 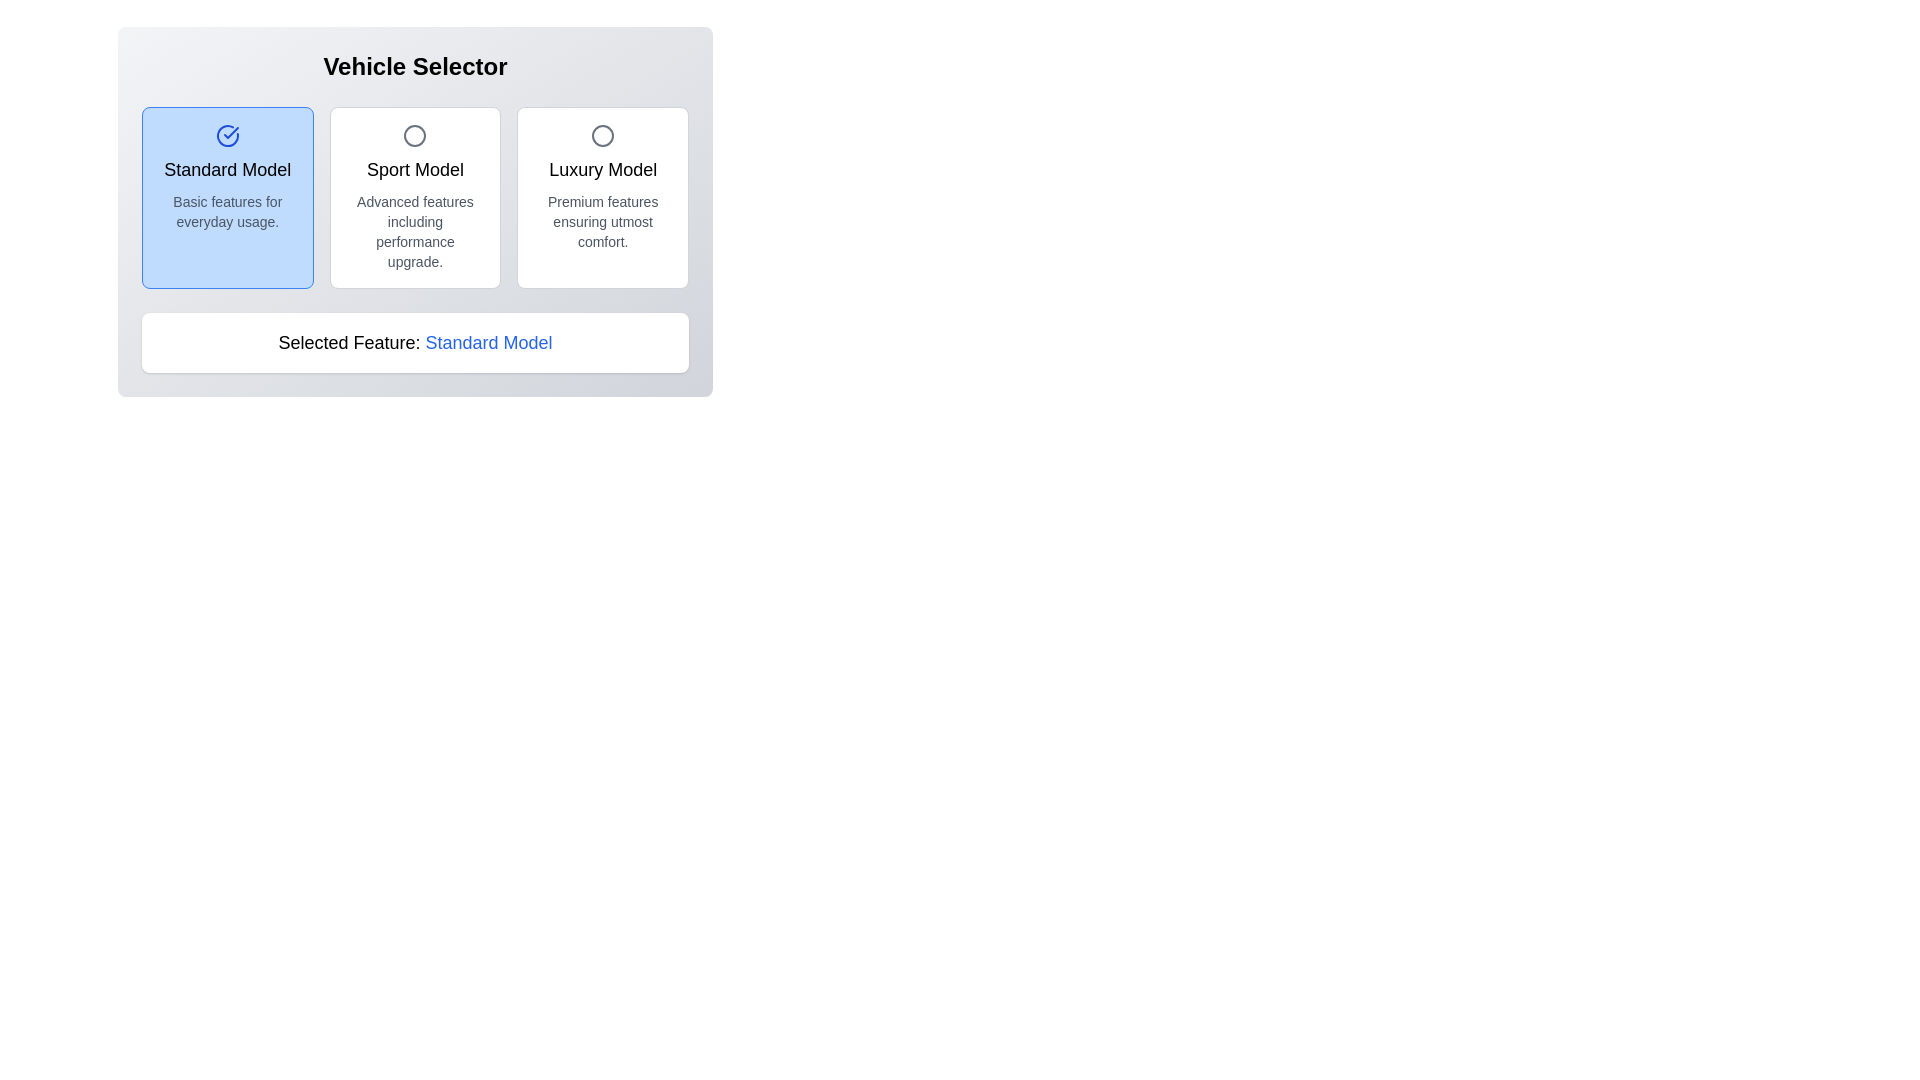 What do you see at coordinates (602, 222) in the screenshot?
I see `the descriptive text label for the 'Luxury Model' option located at the bottom of the 'Luxury Model' selection card` at bounding box center [602, 222].